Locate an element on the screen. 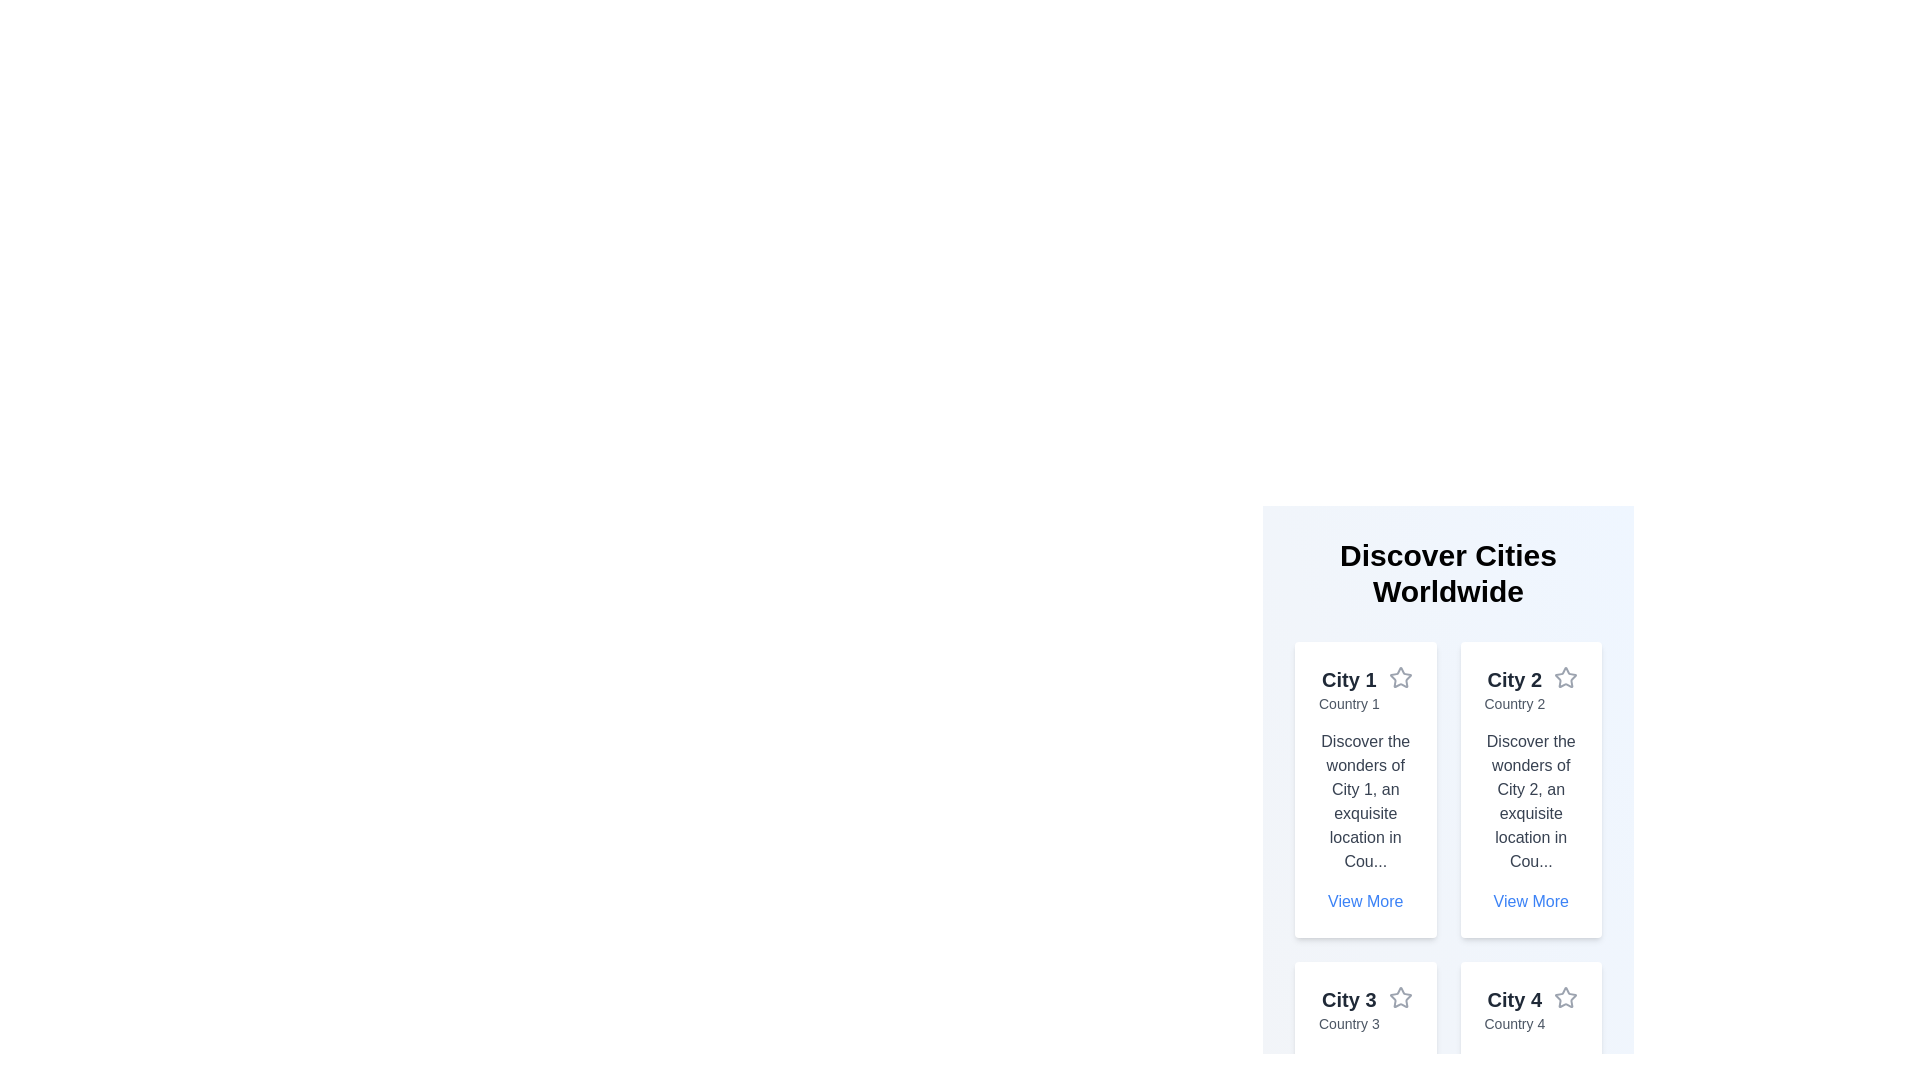  the text label displaying 'Country 4', which is styled in gray and located beneath the 'City 4' title in the card layout is located at coordinates (1514, 1023).